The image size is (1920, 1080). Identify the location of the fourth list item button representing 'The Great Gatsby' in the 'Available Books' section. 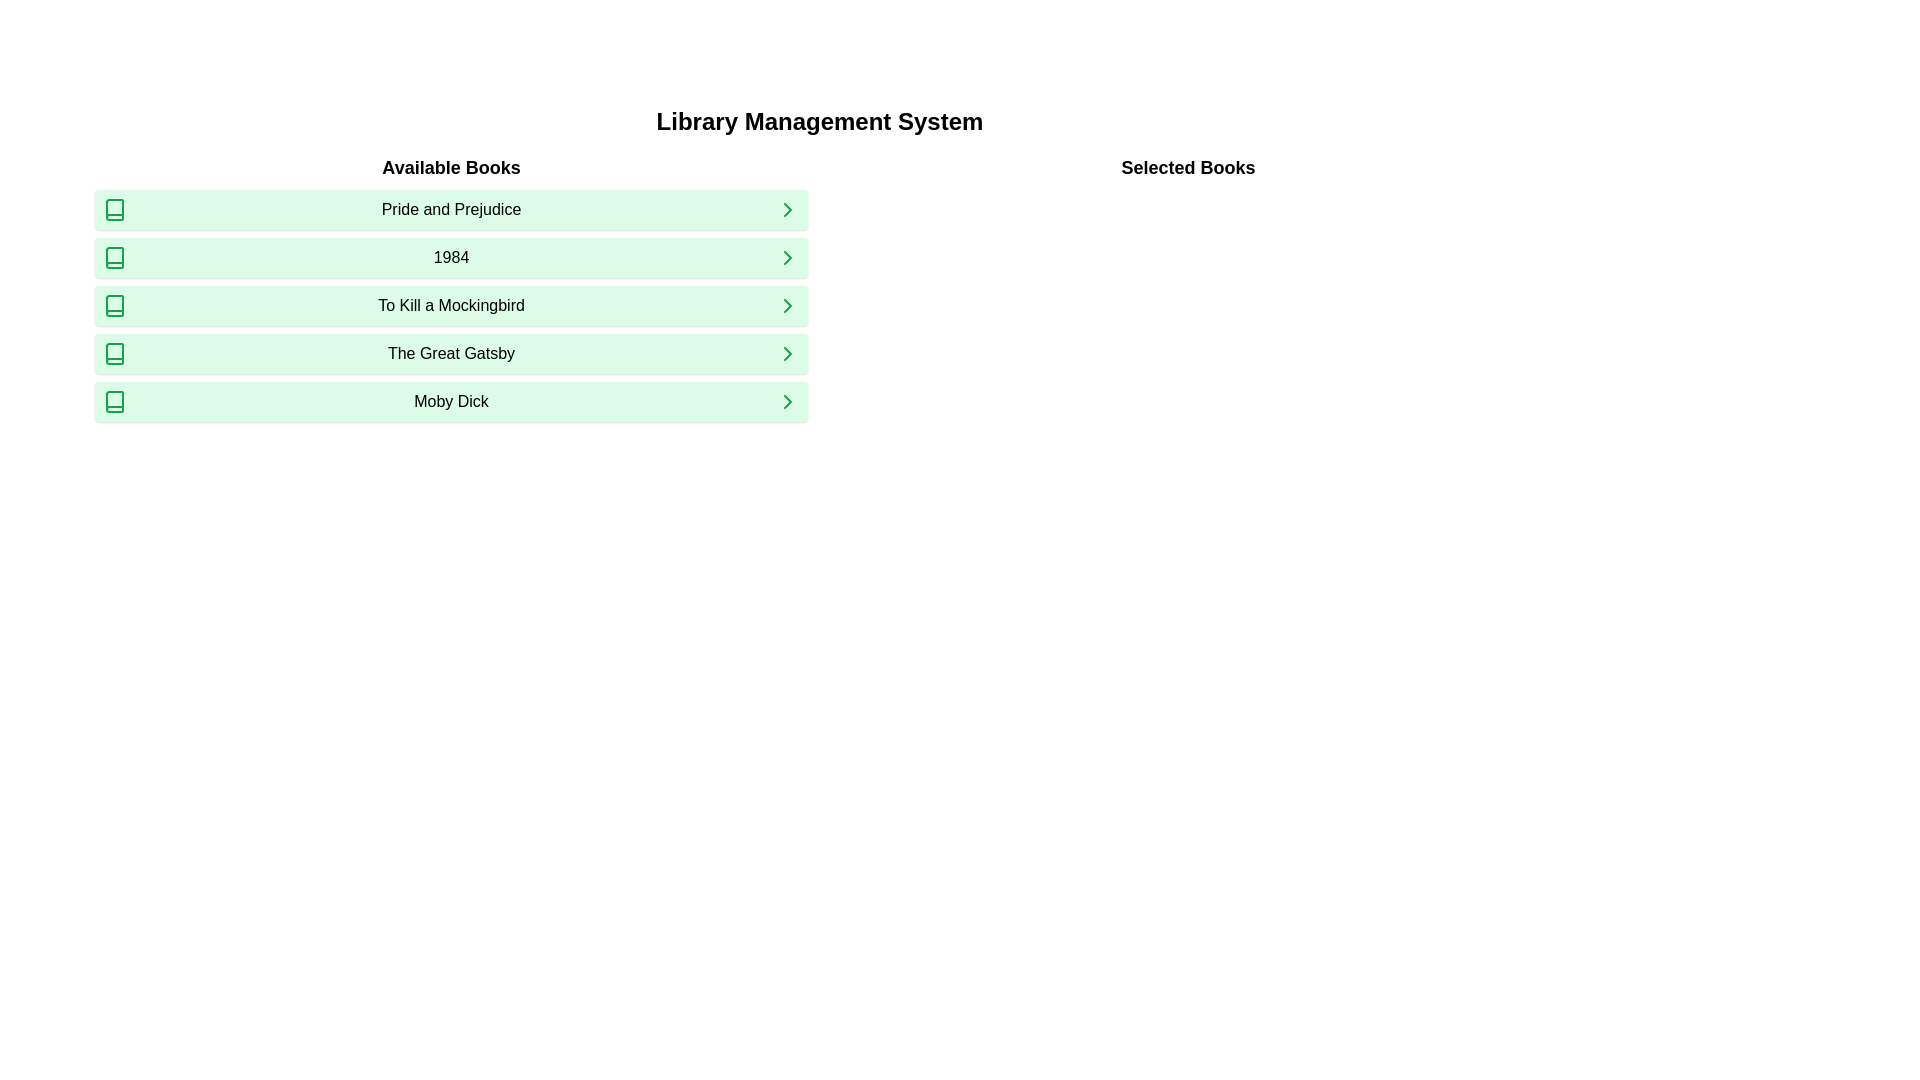
(450, 353).